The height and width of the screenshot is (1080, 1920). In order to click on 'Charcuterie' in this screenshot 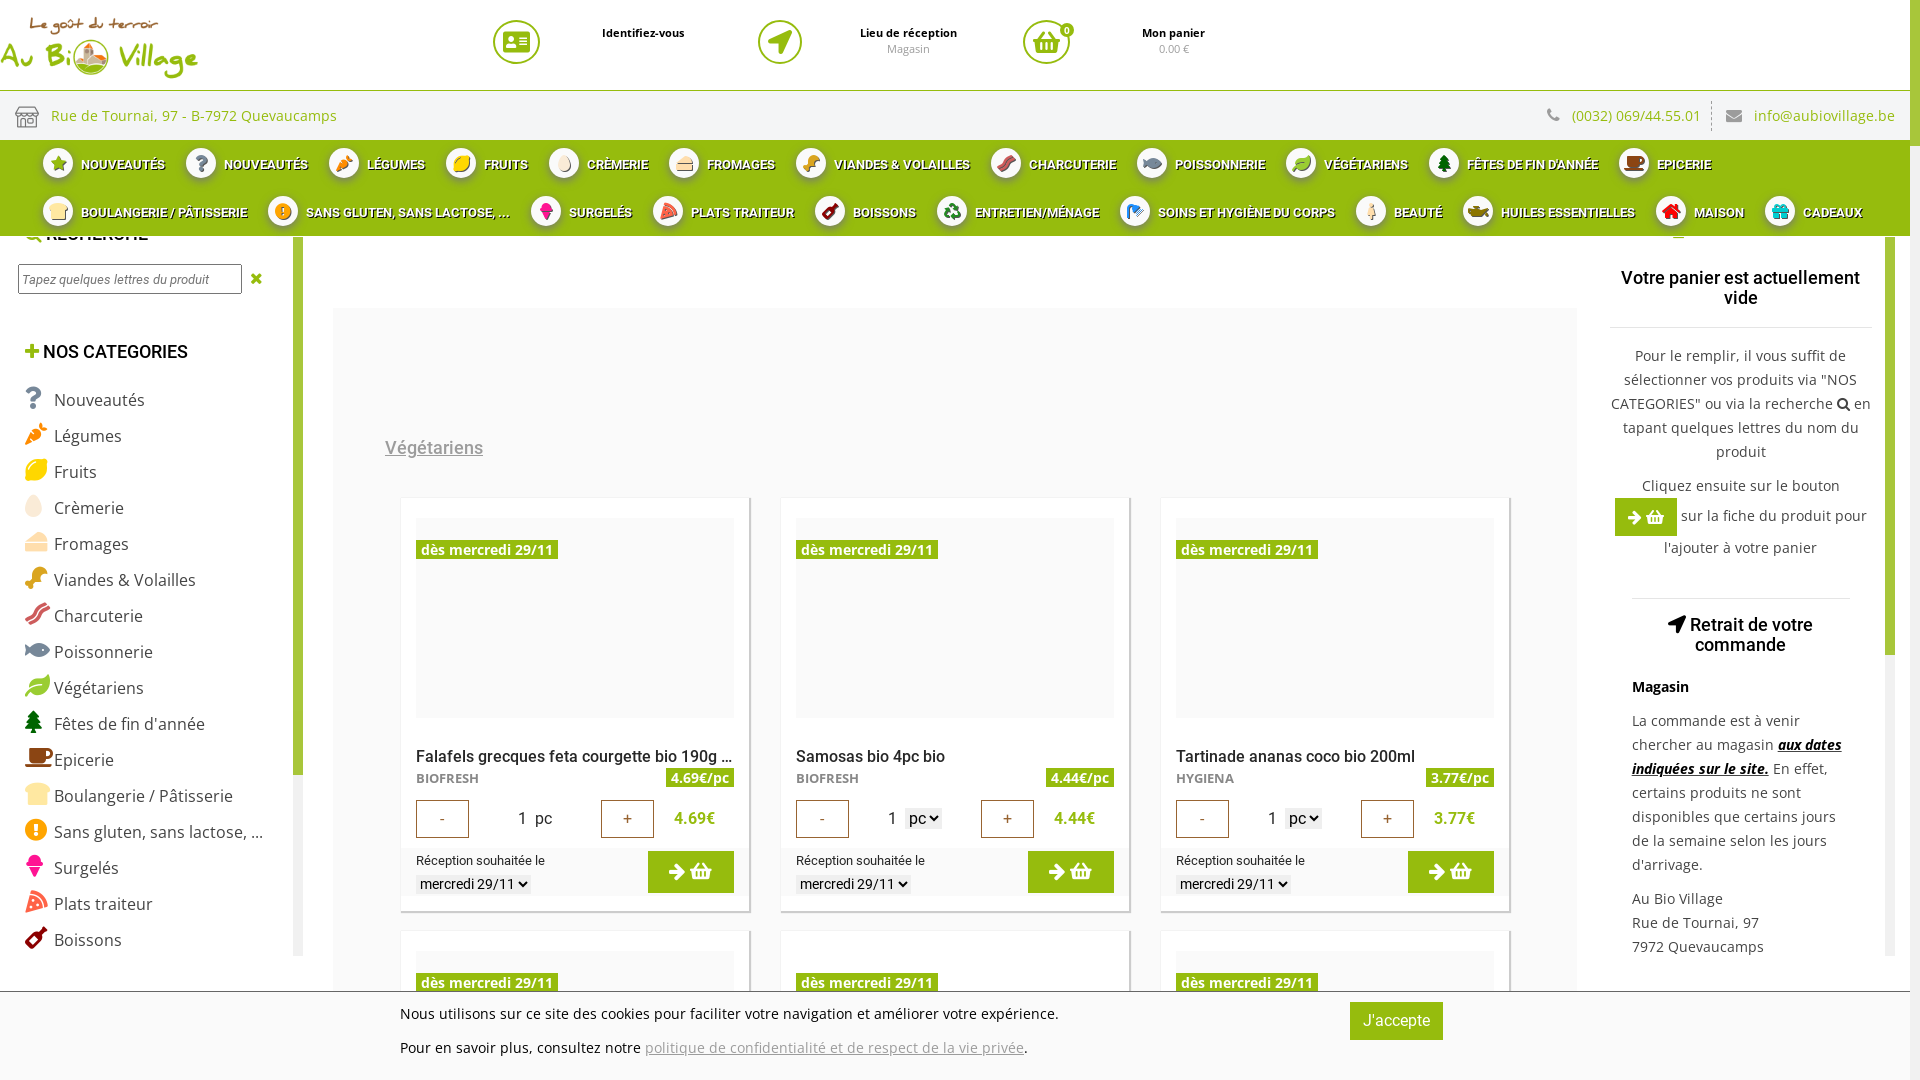, I will do `click(82, 614)`.